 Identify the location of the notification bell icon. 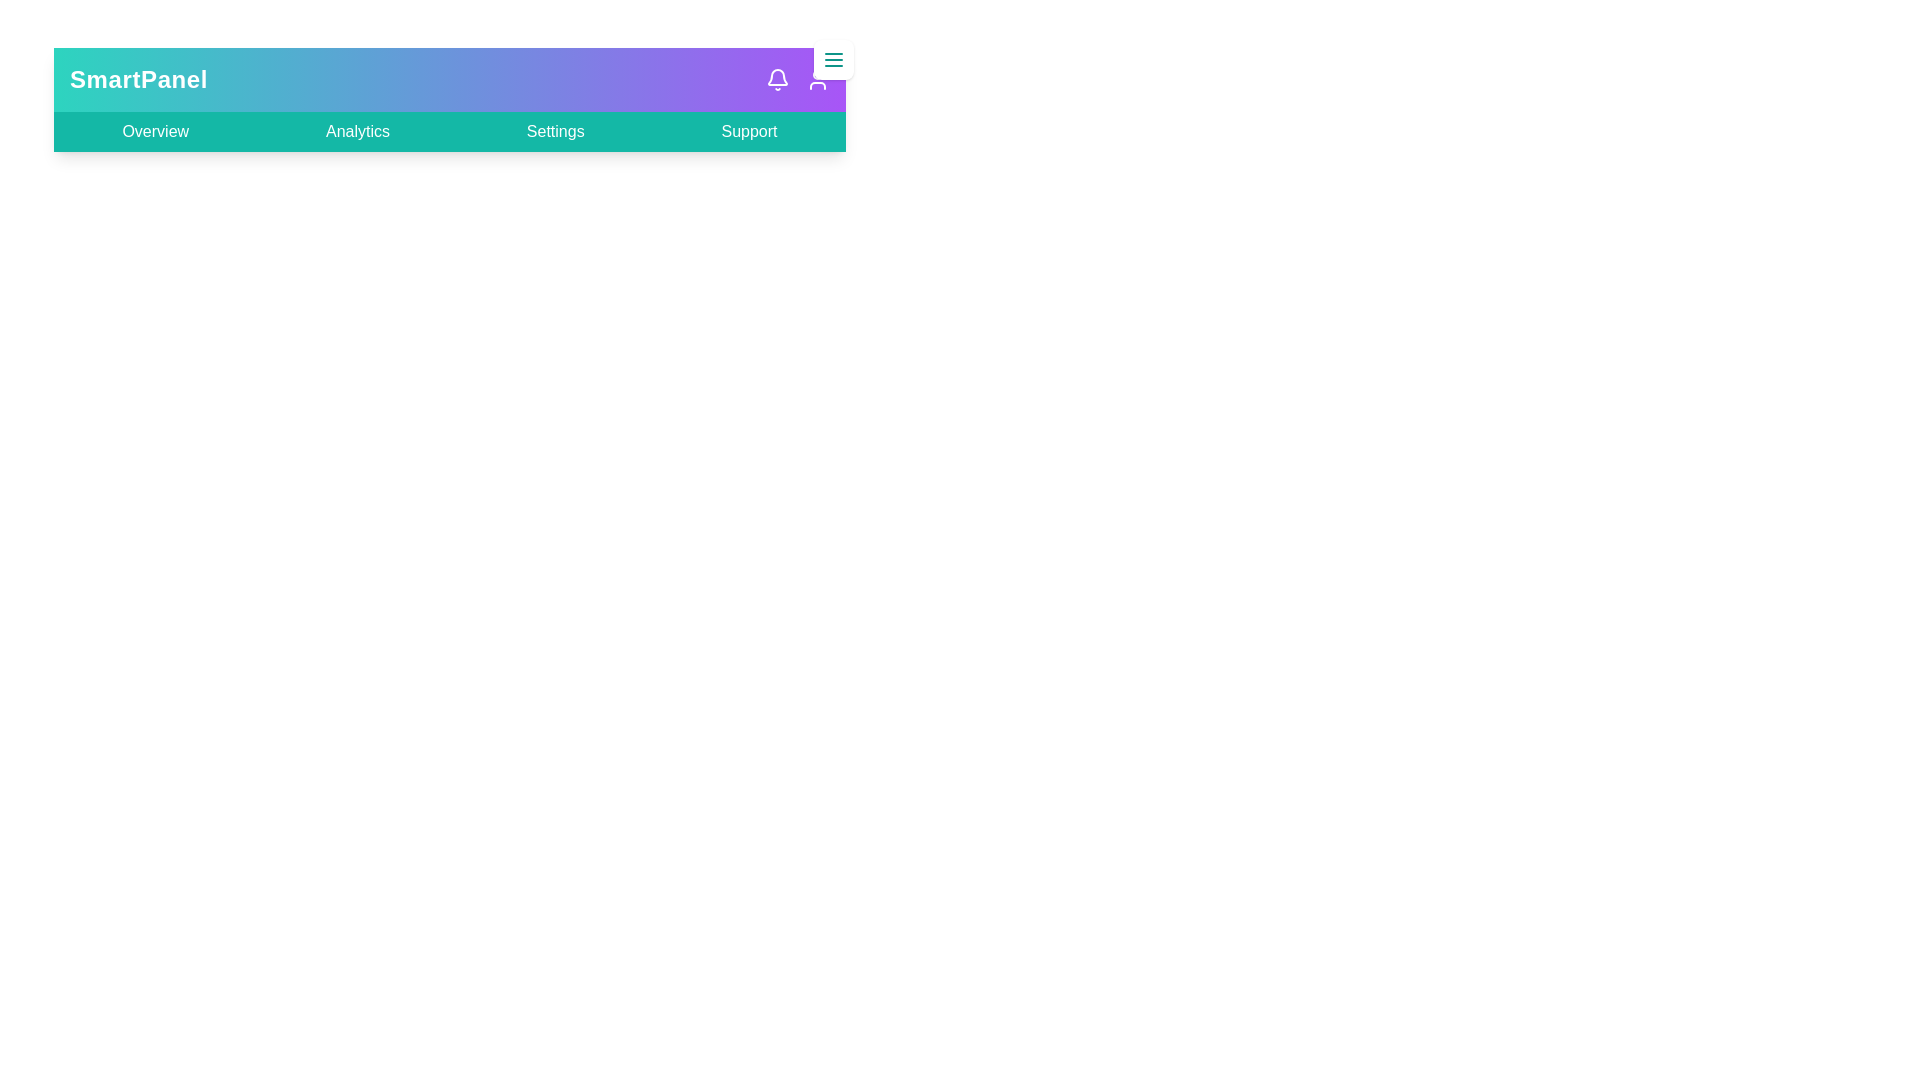
(776, 79).